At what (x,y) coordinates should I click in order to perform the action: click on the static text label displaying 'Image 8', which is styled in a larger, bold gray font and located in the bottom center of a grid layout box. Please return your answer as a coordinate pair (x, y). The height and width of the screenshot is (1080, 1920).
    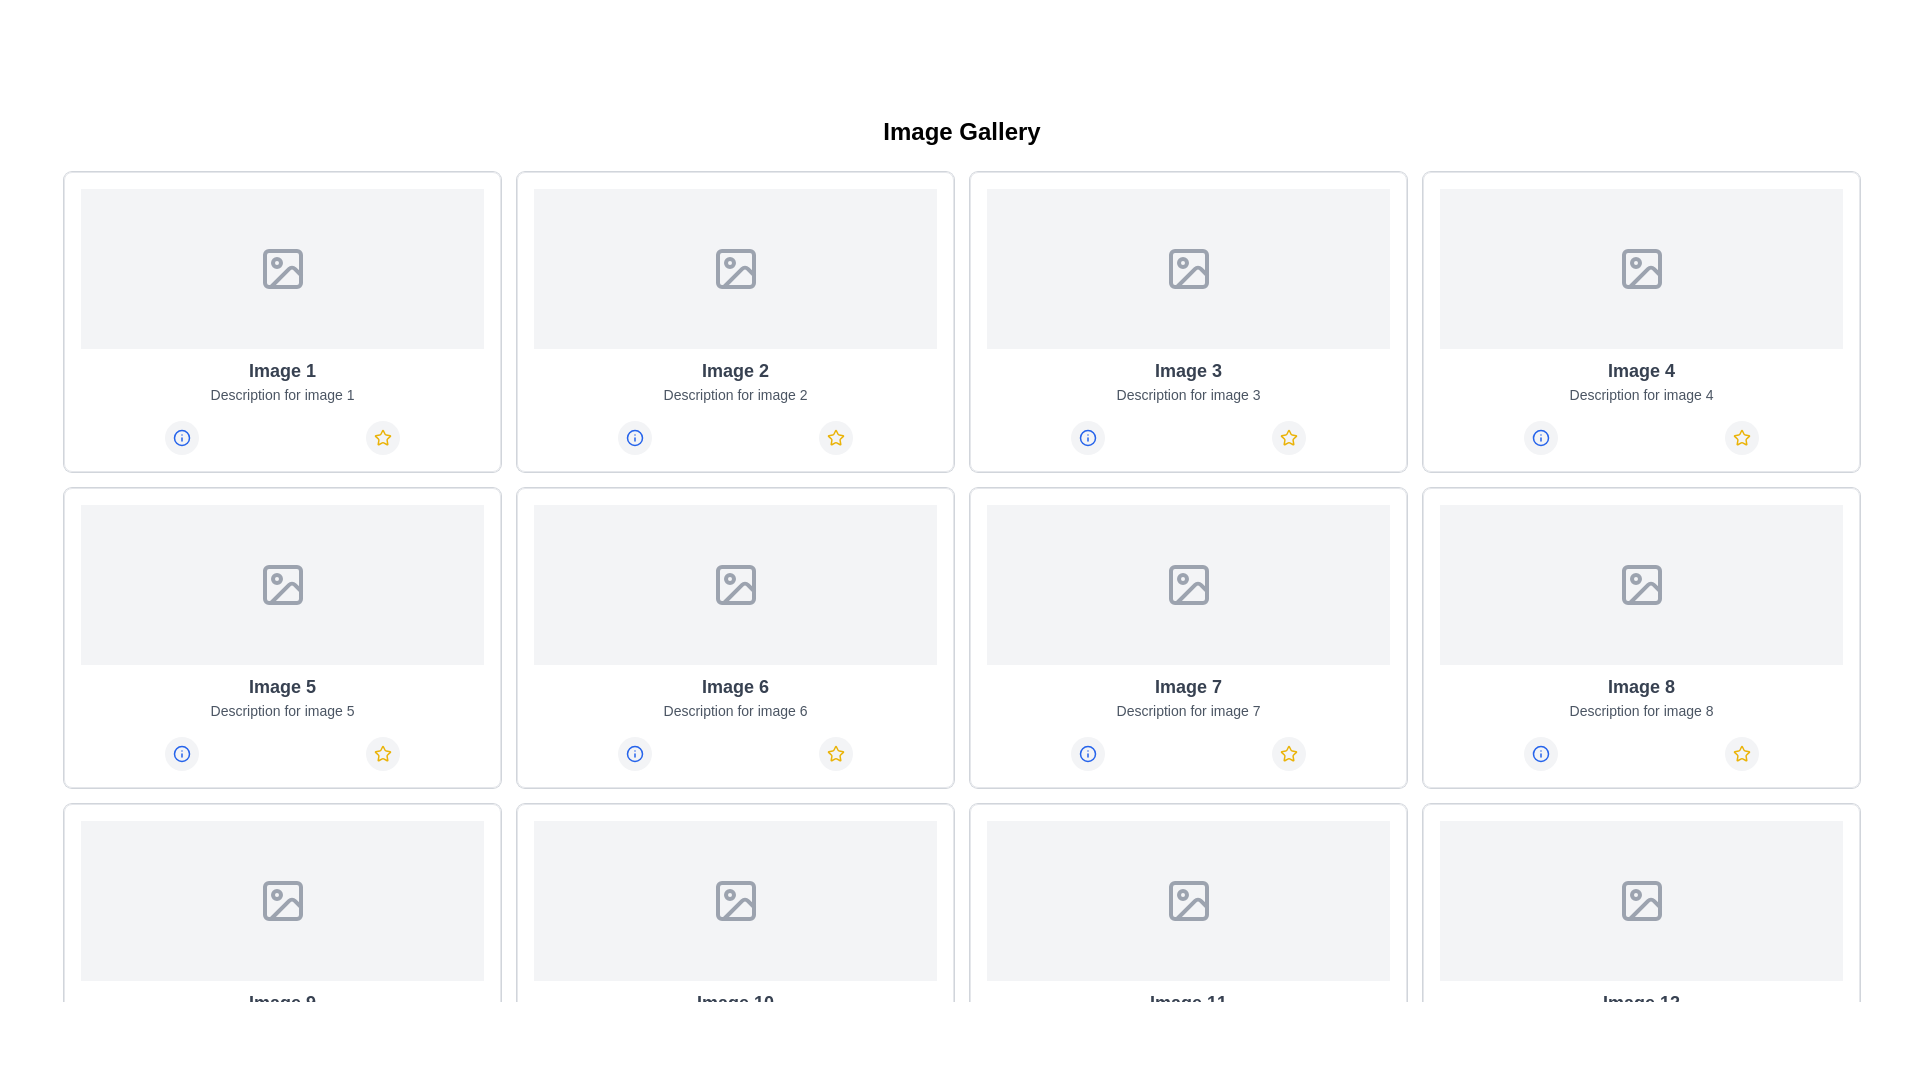
    Looking at the image, I should click on (1641, 685).